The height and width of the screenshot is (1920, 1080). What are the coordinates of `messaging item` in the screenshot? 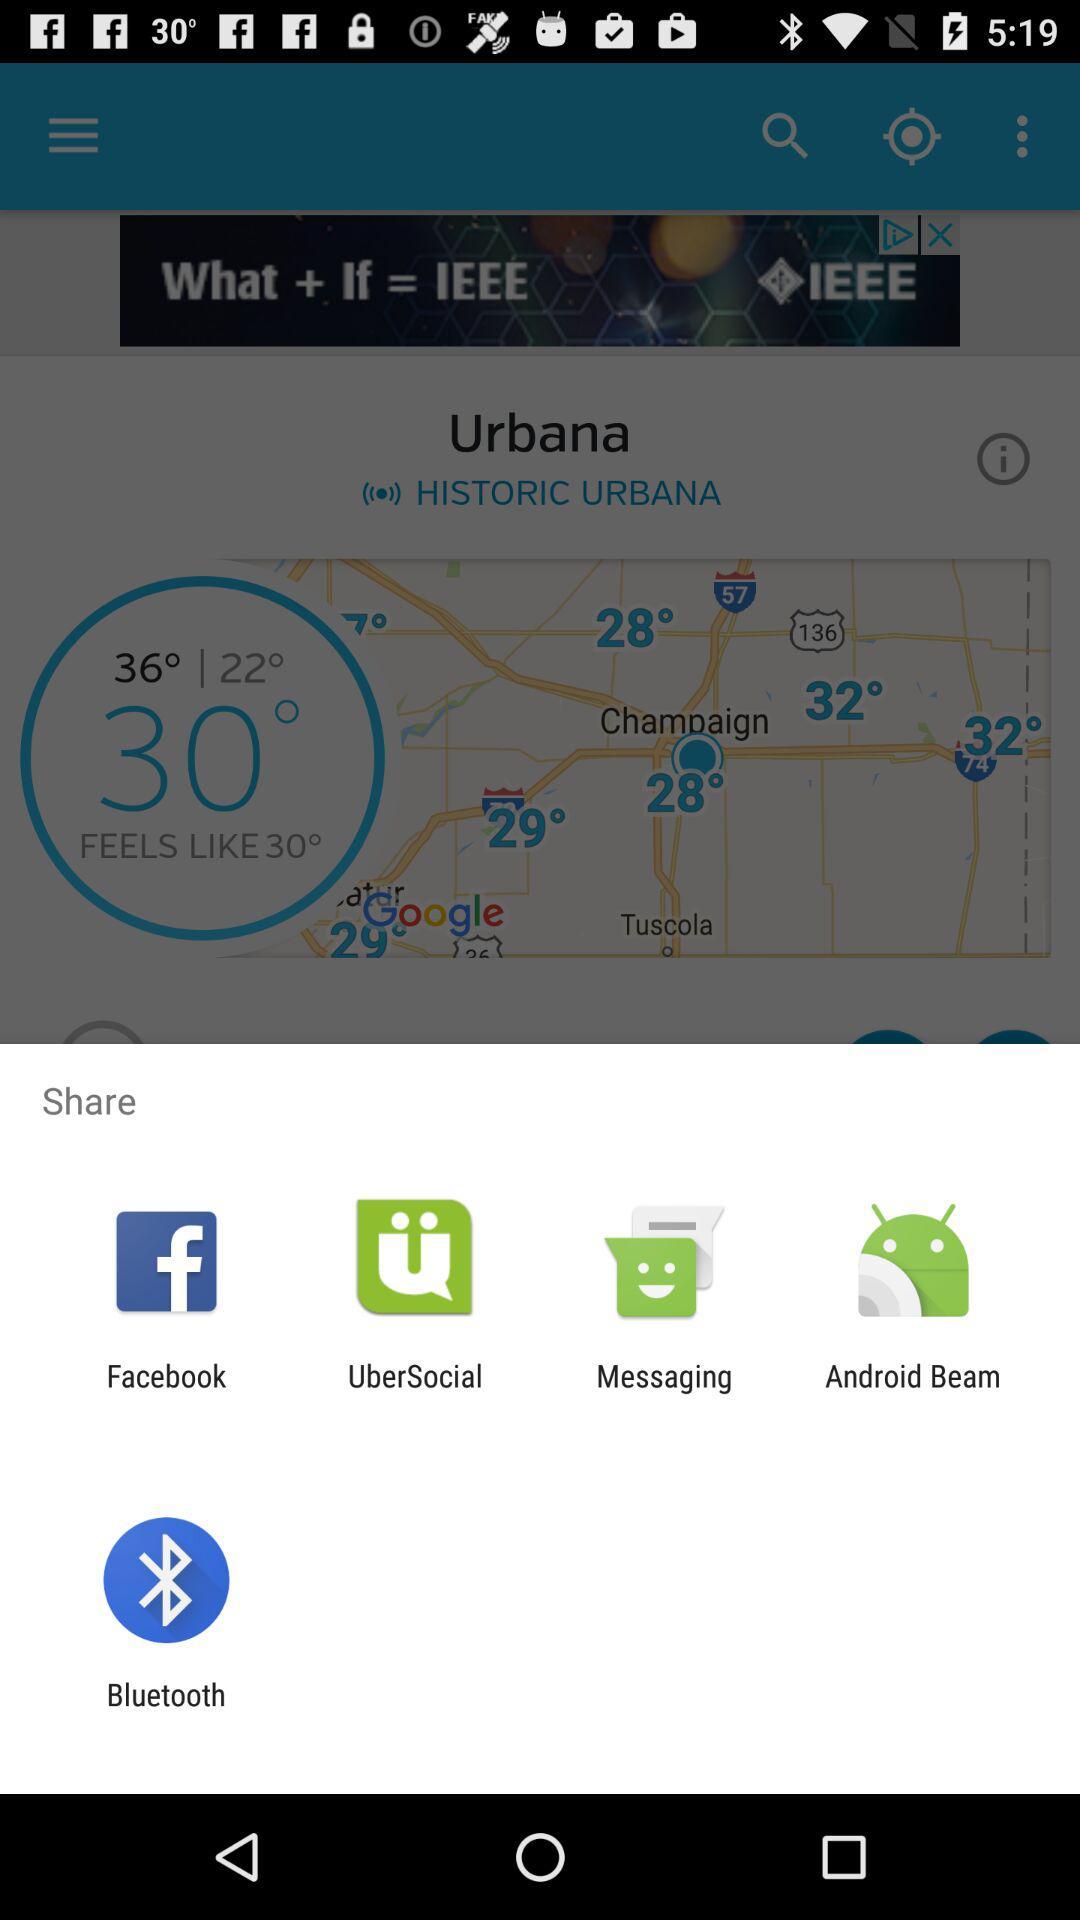 It's located at (664, 1392).